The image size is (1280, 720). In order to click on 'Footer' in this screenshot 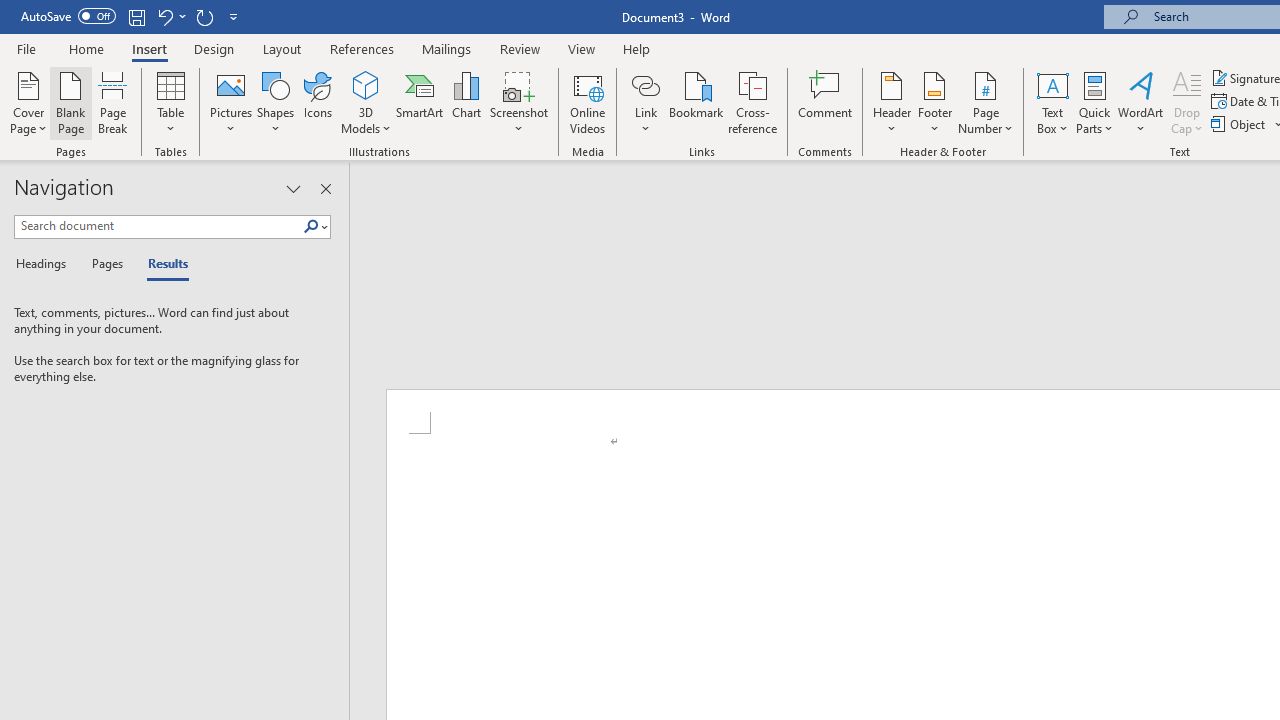, I will do `click(934, 103)`.